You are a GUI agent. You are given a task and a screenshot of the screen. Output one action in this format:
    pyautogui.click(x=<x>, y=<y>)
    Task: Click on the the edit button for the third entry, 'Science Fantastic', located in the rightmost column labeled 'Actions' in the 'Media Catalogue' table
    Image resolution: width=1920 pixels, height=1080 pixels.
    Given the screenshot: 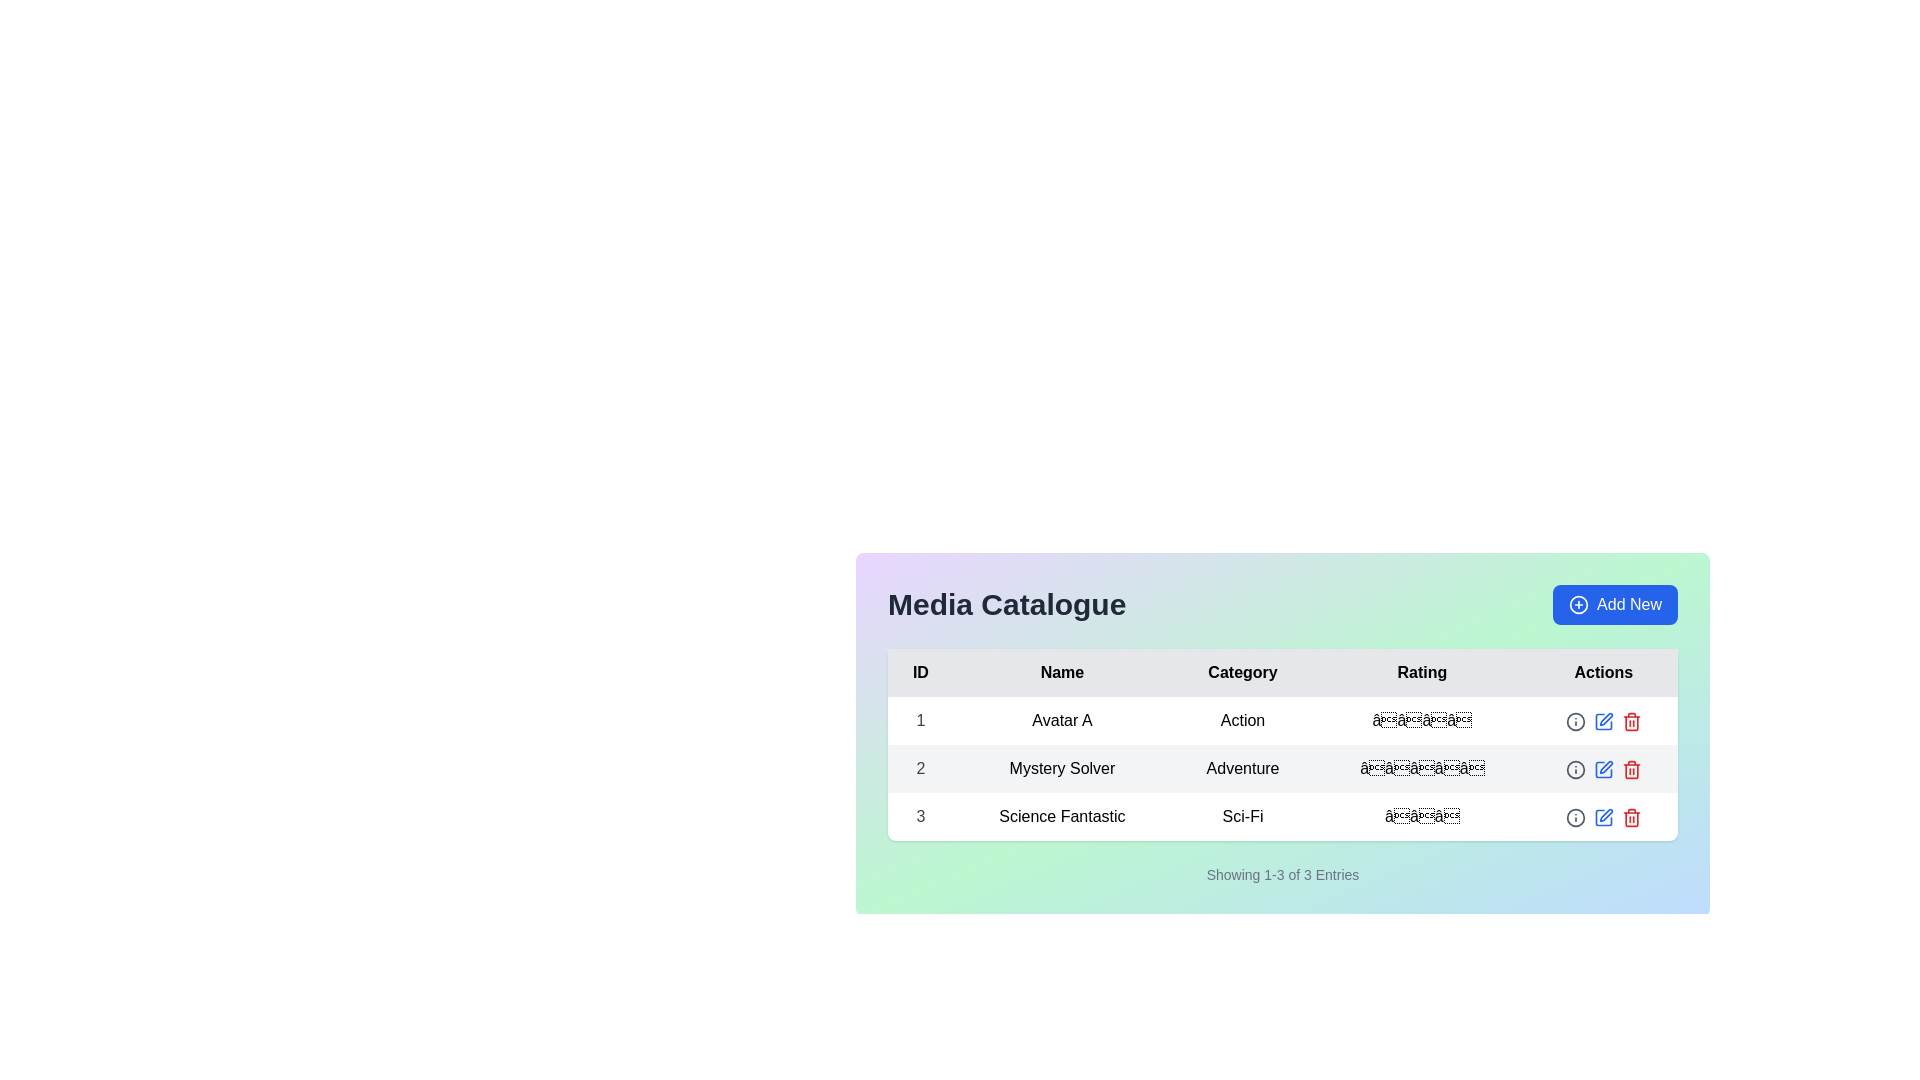 What is the action you would take?
    pyautogui.click(x=1603, y=817)
    